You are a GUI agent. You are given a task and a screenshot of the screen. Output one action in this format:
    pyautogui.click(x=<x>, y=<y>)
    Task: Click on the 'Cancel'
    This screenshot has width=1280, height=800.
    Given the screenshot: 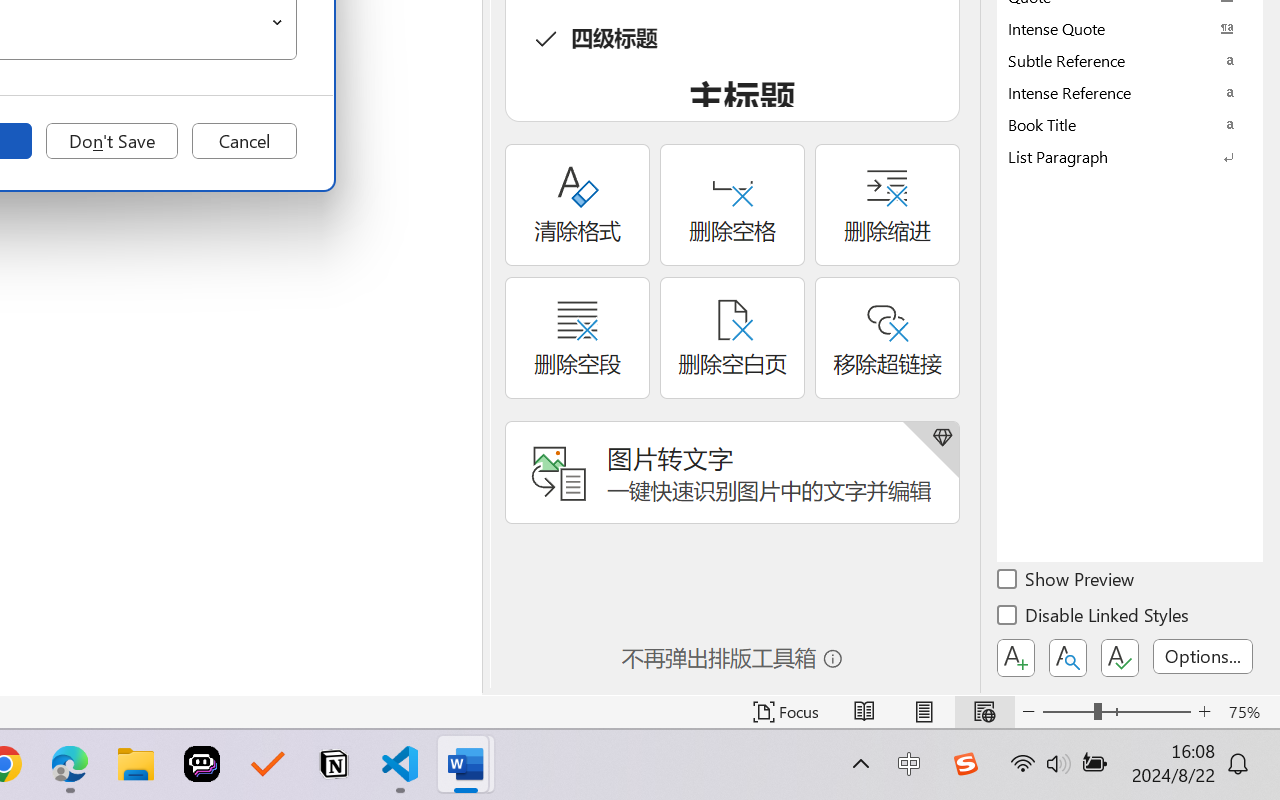 What is the action you would take?
    pyautogui.click(x=243, y=141)
    